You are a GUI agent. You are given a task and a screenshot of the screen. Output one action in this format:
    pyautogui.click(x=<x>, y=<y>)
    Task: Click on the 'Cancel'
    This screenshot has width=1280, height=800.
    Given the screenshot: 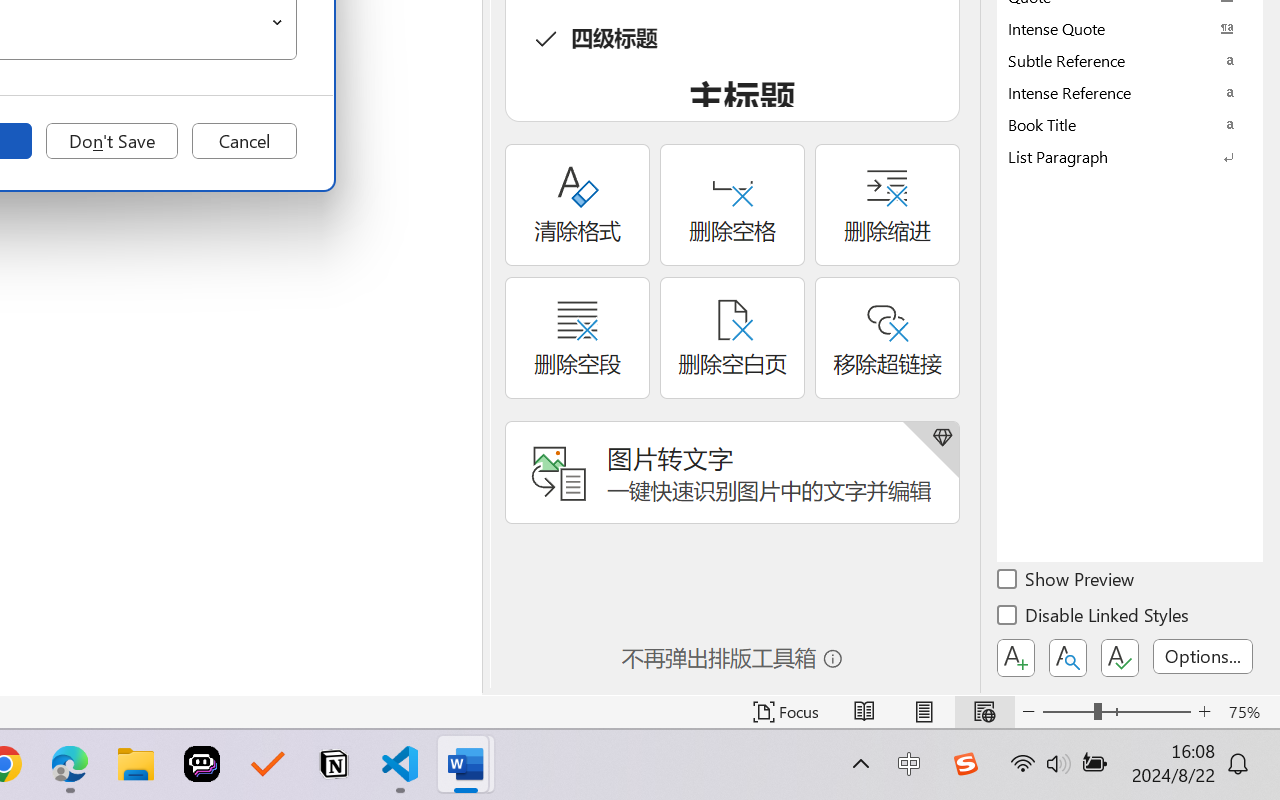 What is the action you would take?
    pyautogui.click(x=243, y=141)
    